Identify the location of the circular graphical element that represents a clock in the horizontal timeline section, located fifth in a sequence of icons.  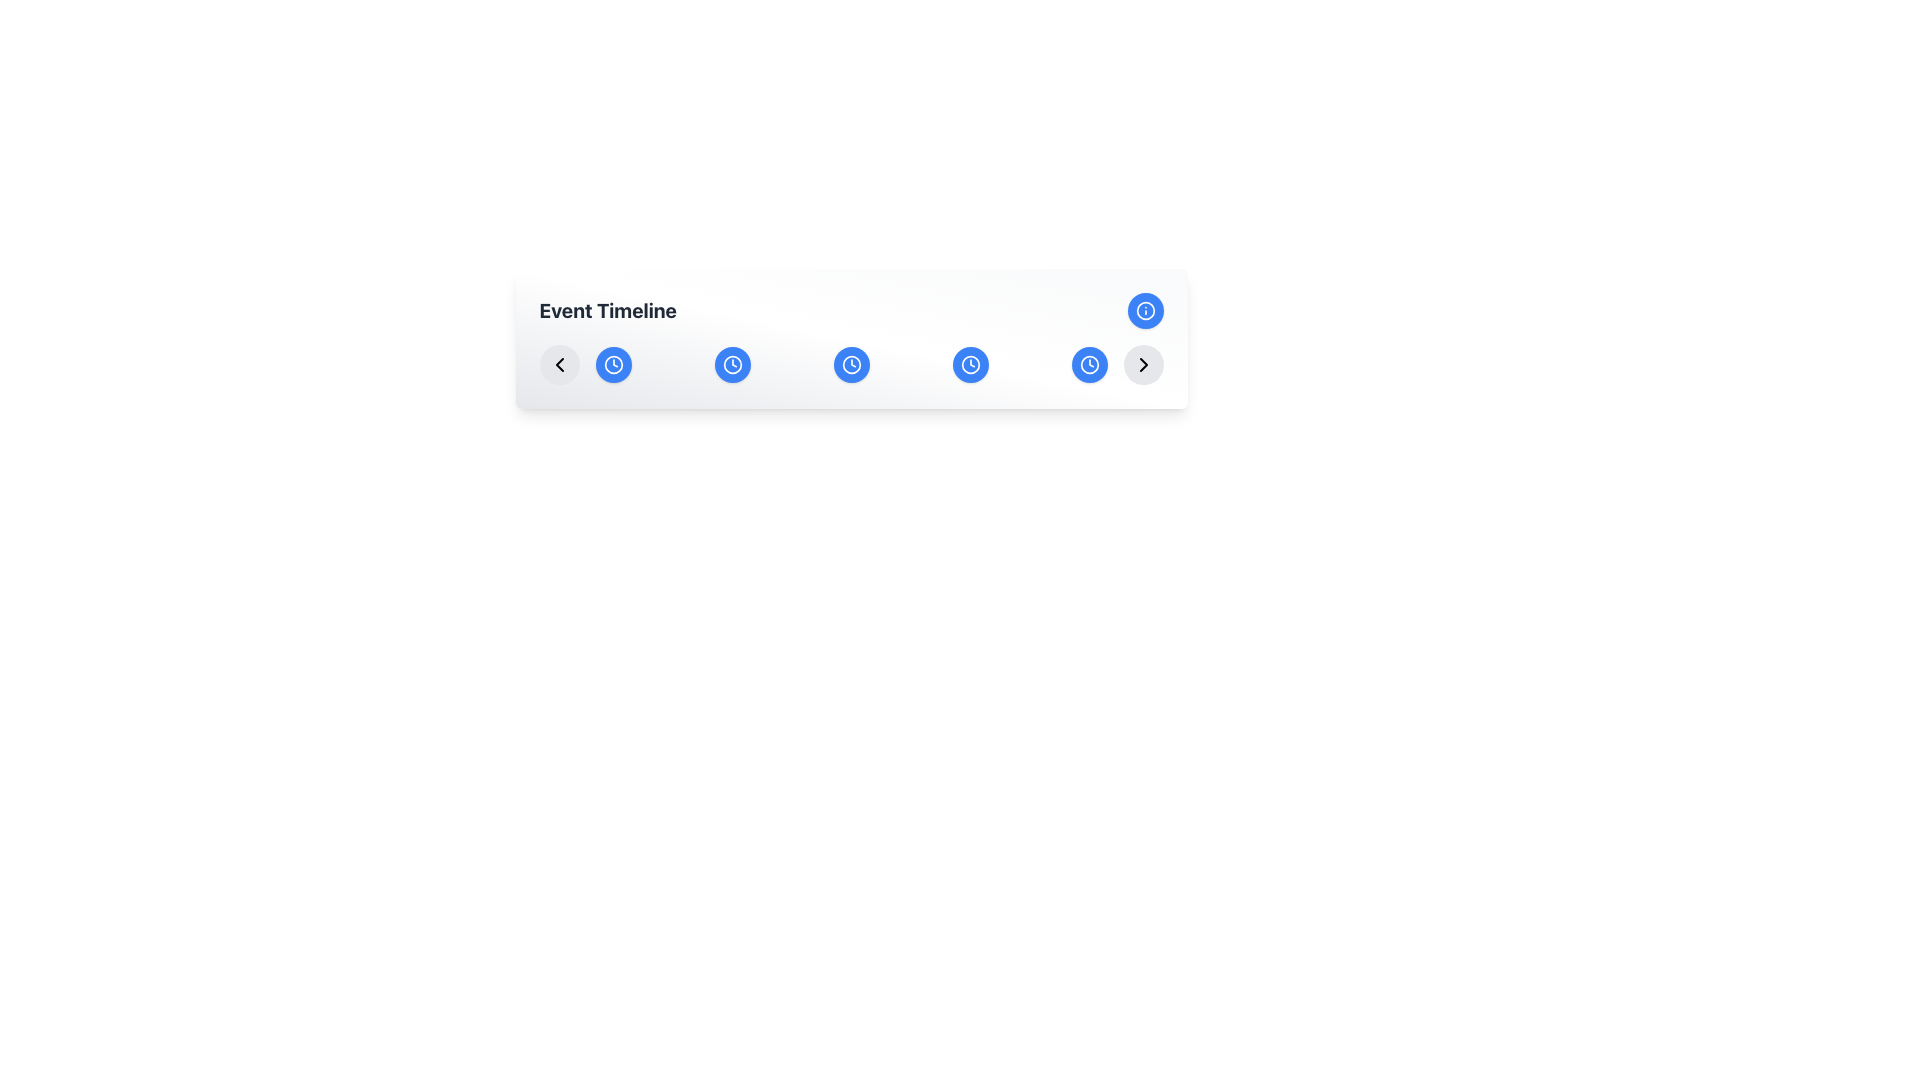
(970, 365).